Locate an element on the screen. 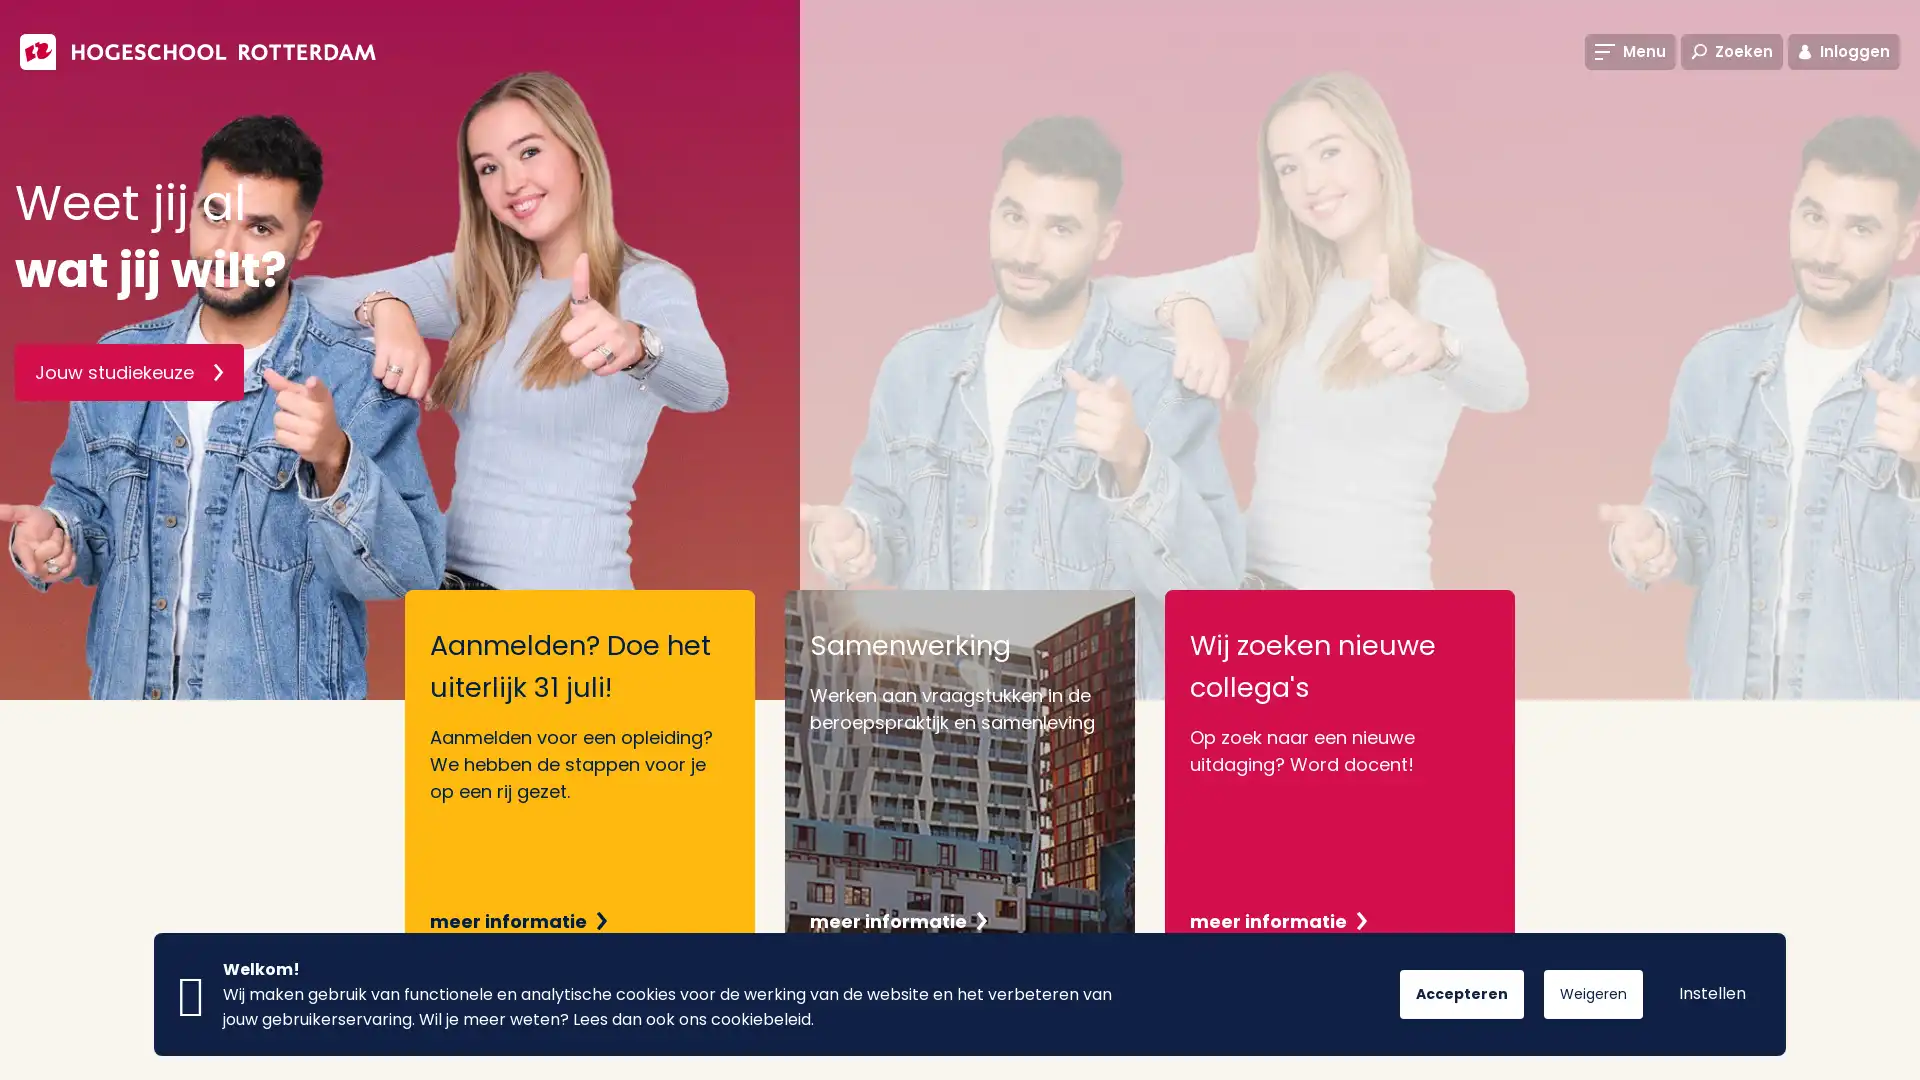  Accepteren is located at coordinates (1460, 994).